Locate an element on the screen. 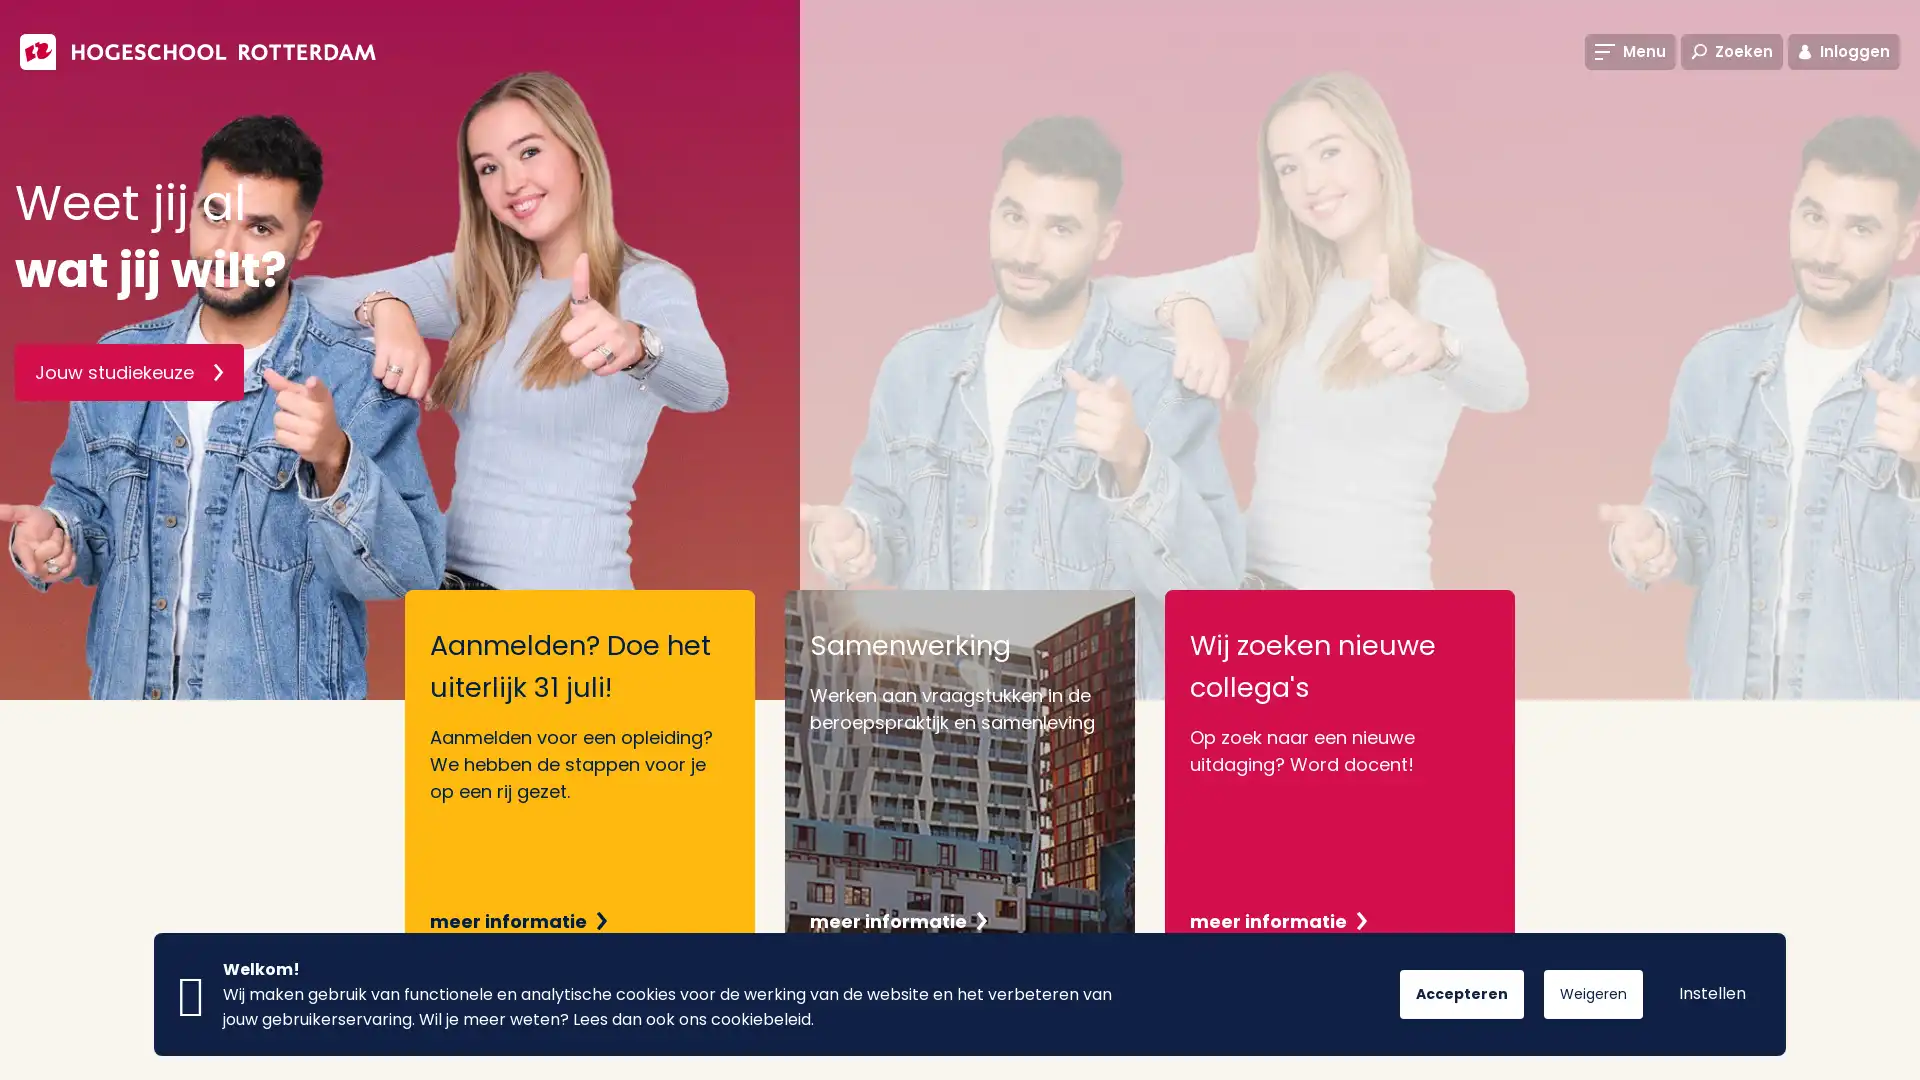  Accepteren is located at coordinates (1460, 994).